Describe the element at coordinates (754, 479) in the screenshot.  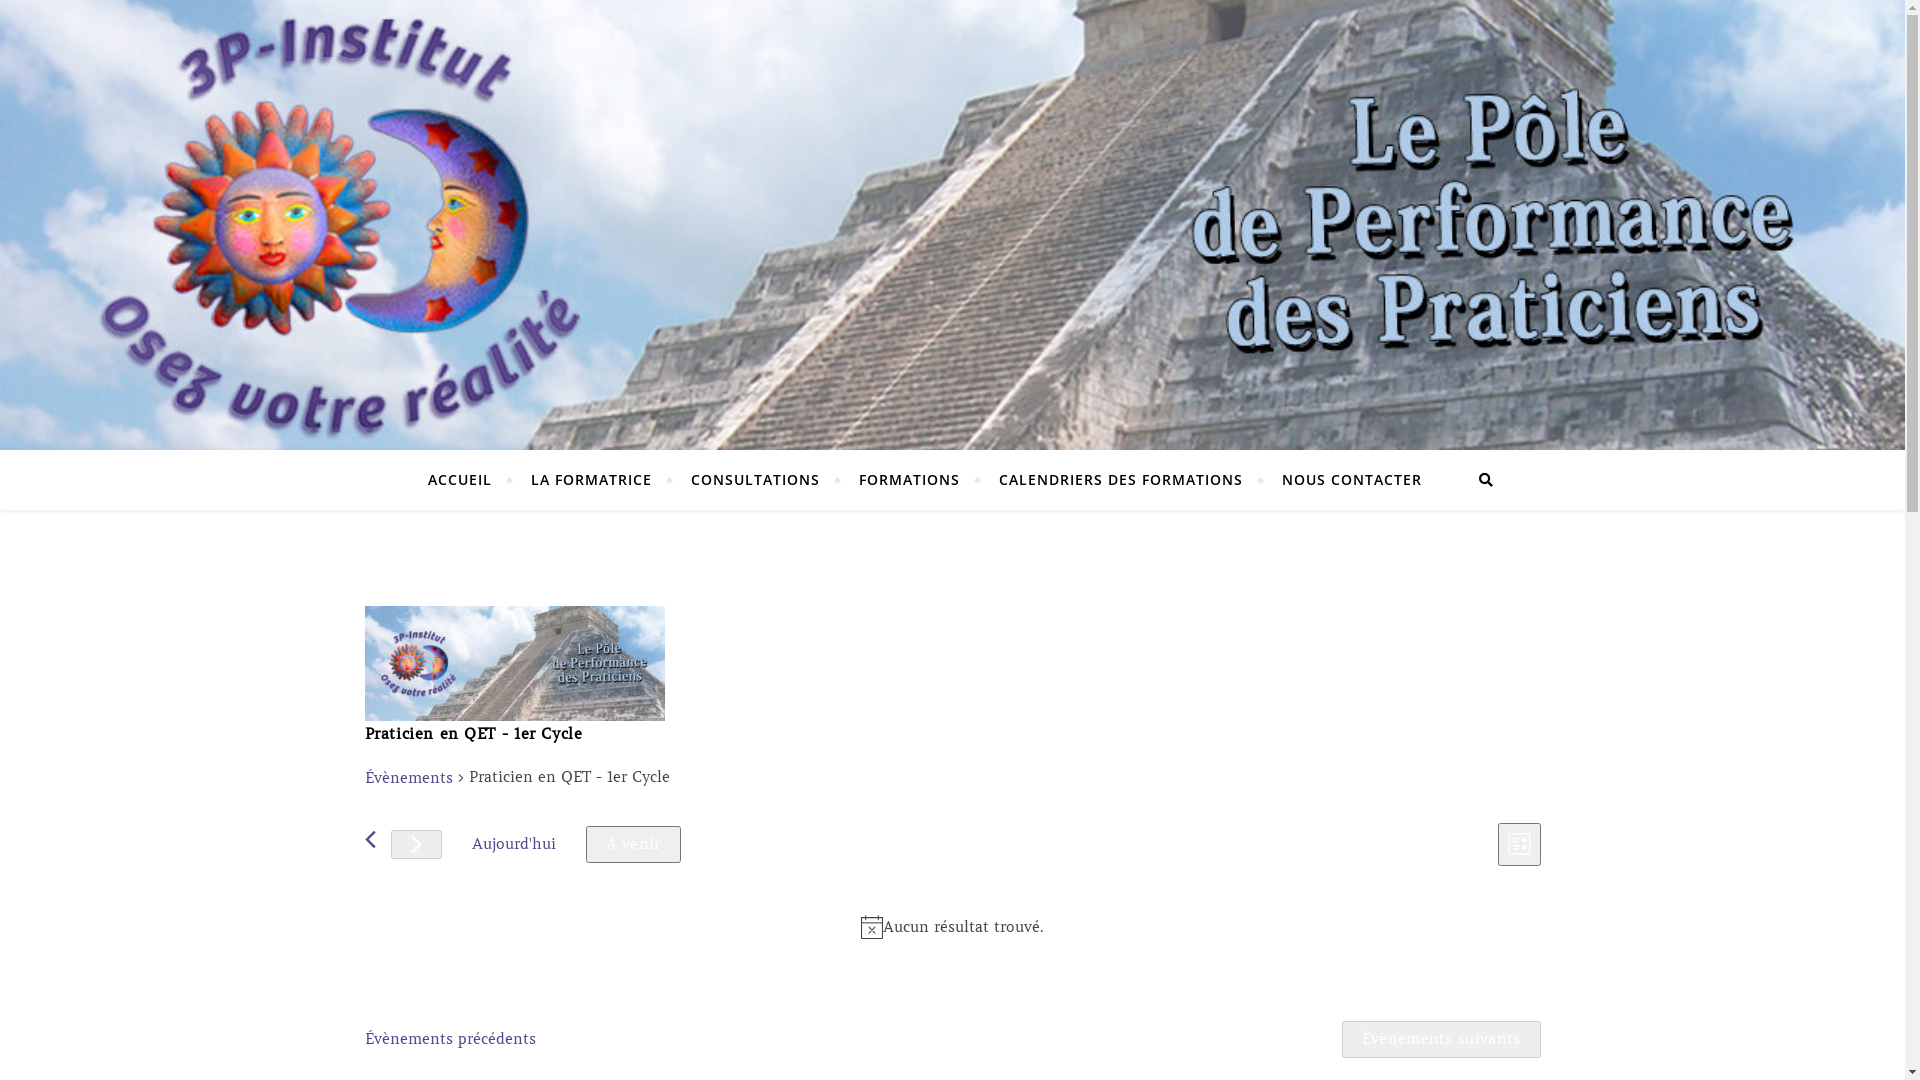
I see `'CONSULTATIONS'` at that location.